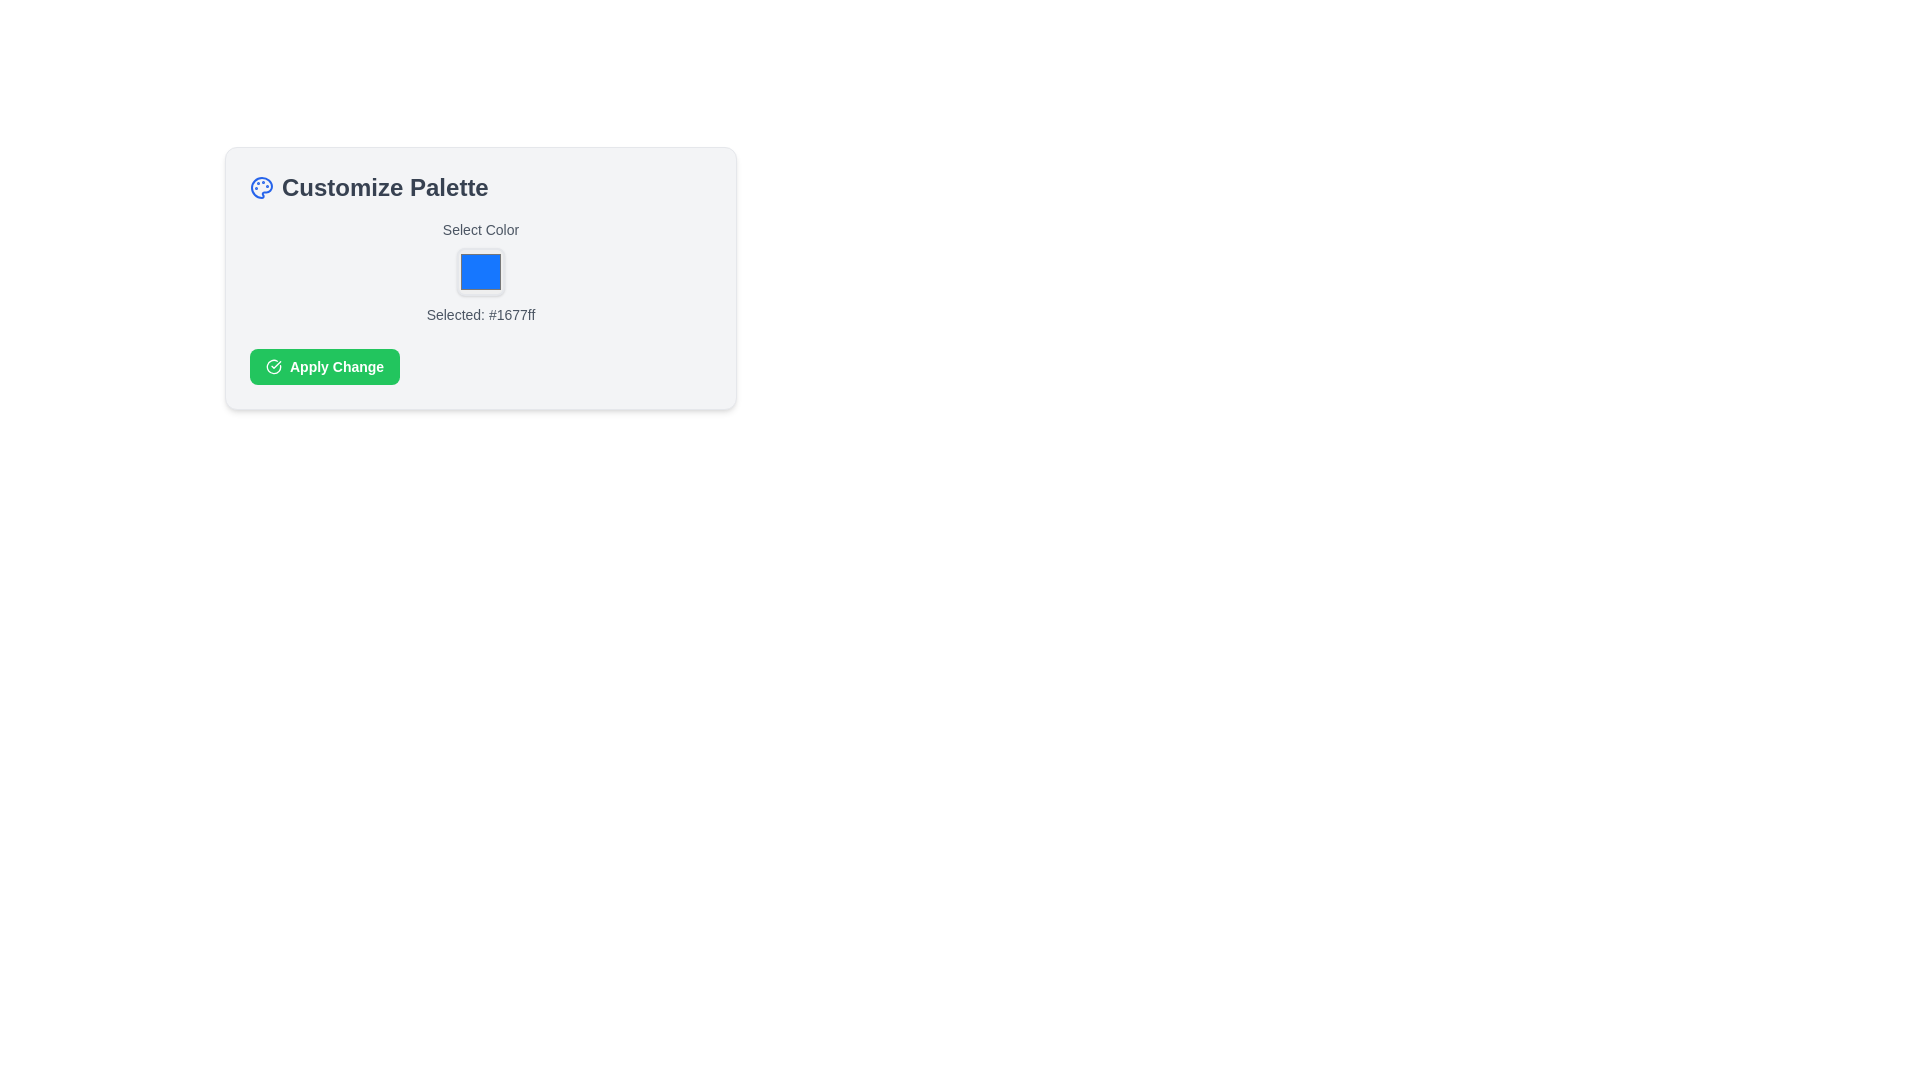  I want to click on the blue color selection button with rounded corners located, so click(480, 272).